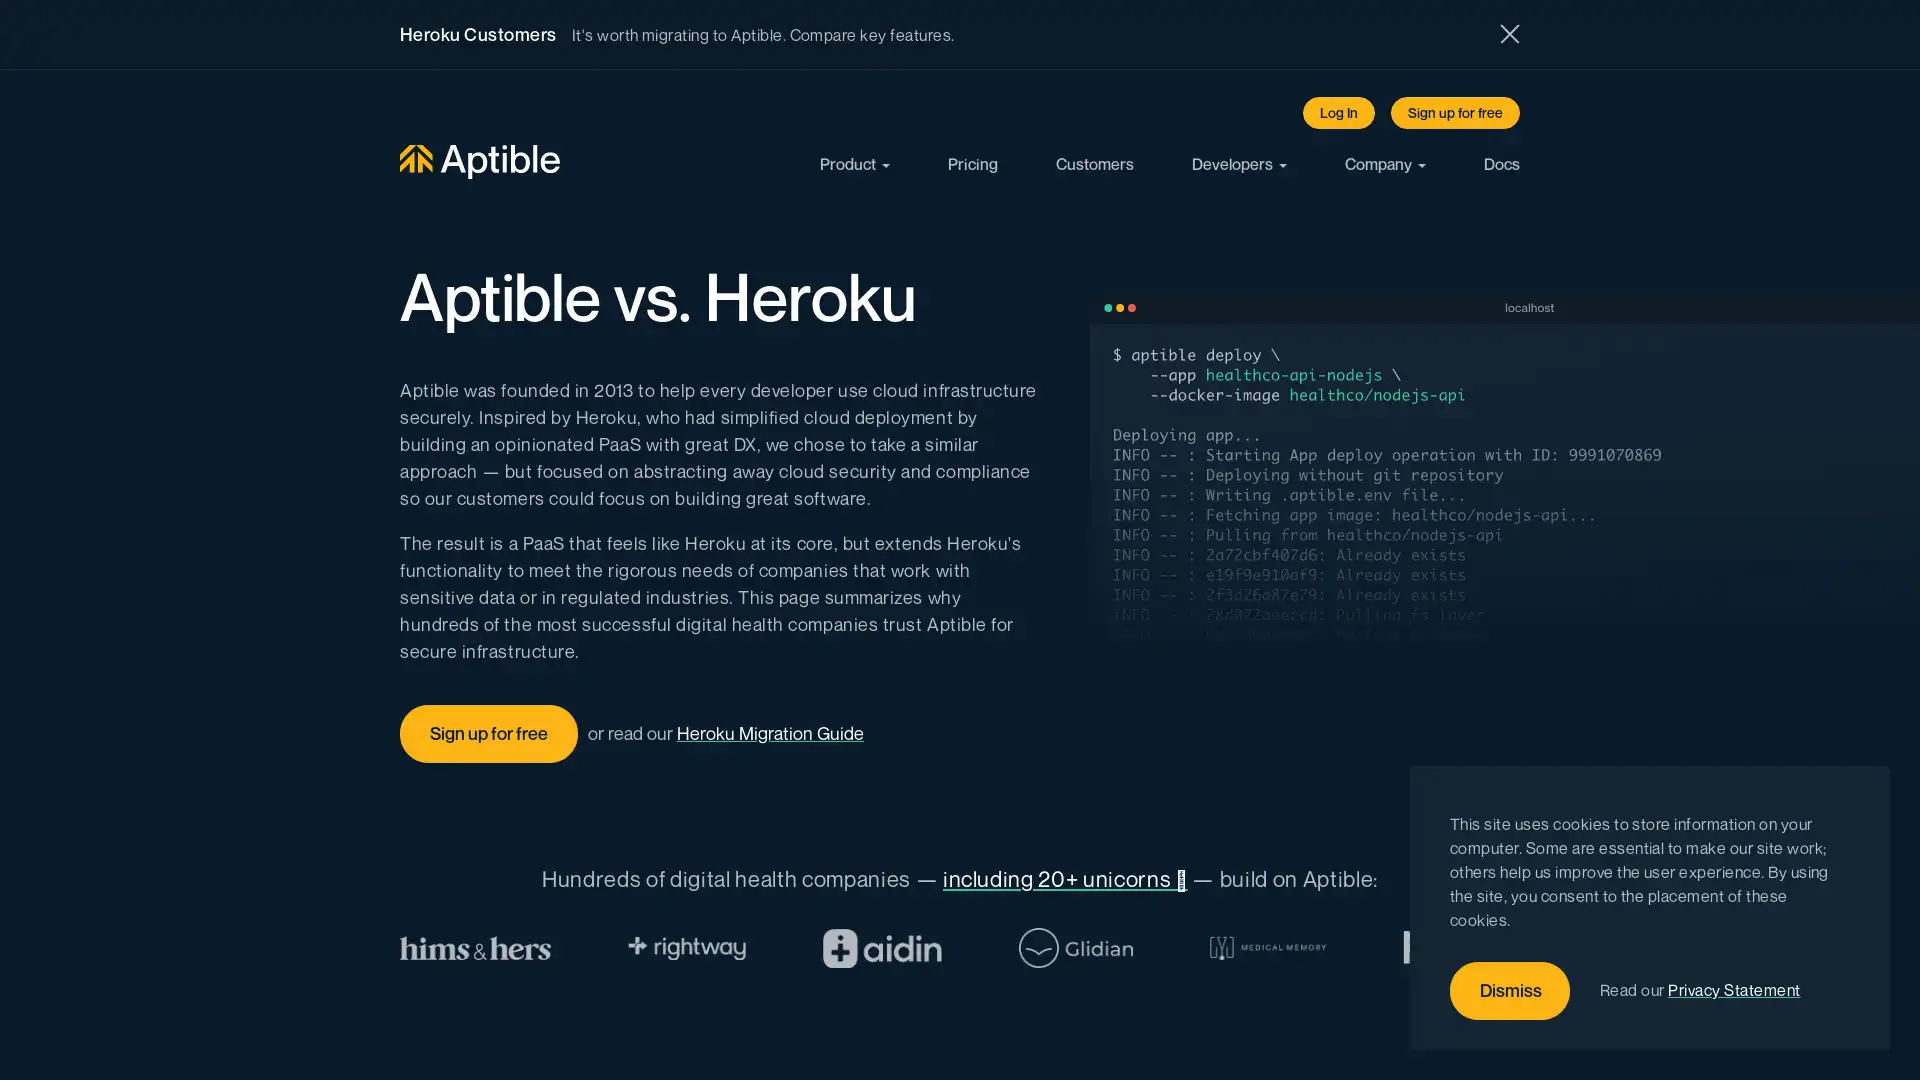  Describe the element at coordinates (1510, 991) in the screenshot. I see `Dismiss` at that location.